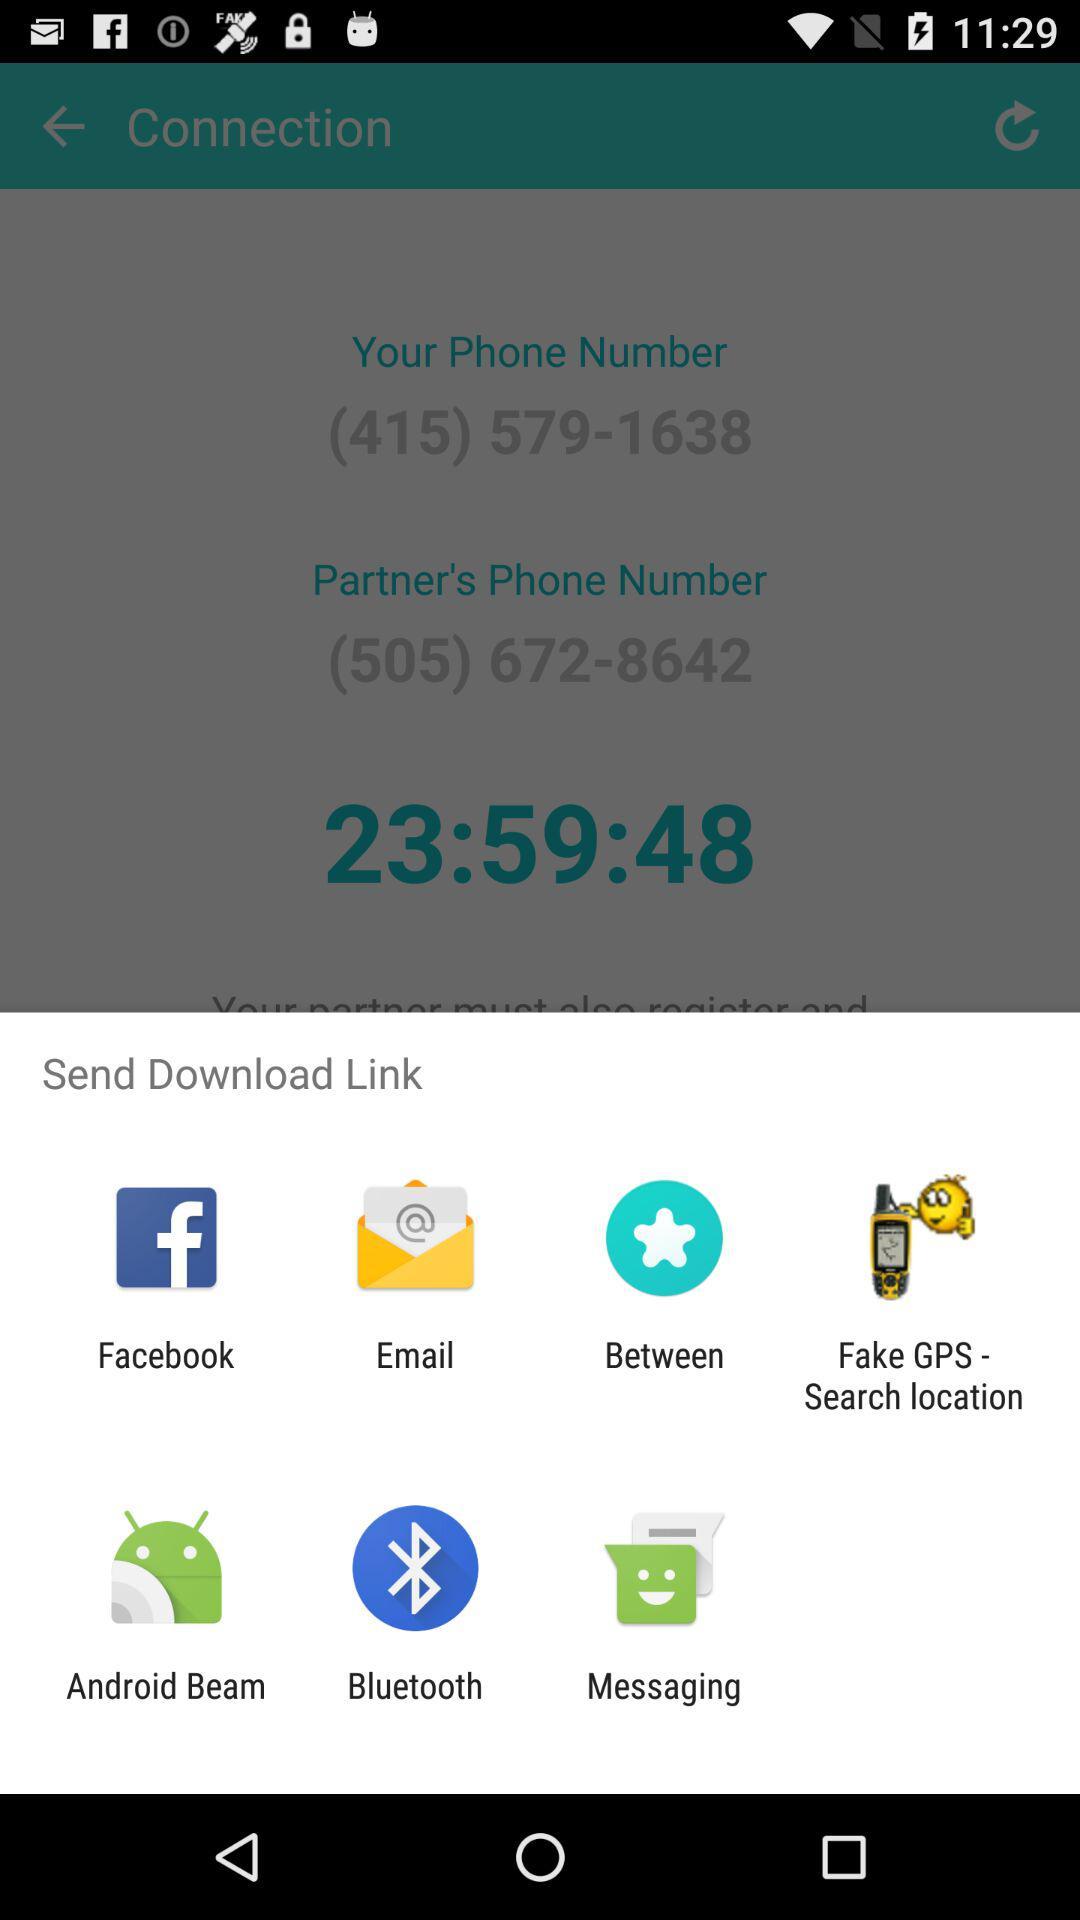 The width and height of the screenshot is (1080, 1920). I want to click on the bluetooth item, so click(414, 1705).